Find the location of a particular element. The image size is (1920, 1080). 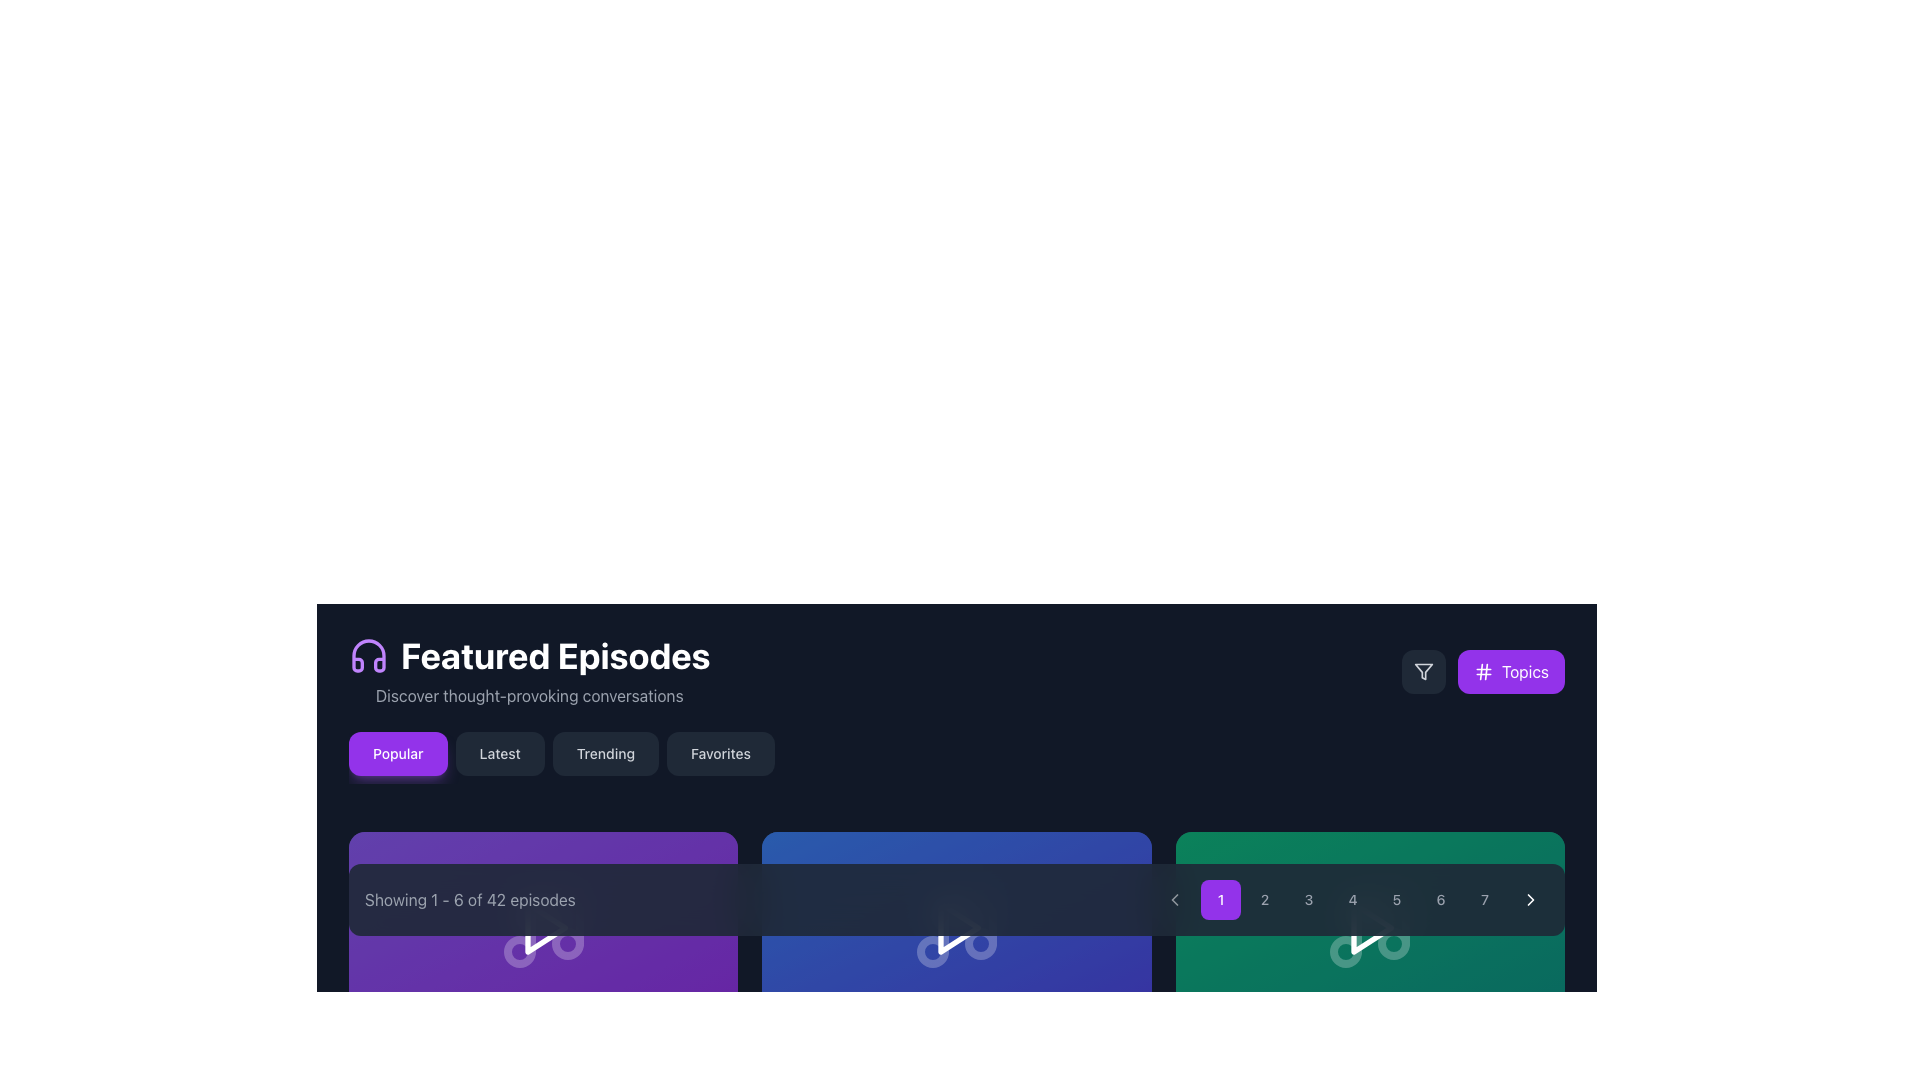

text of the non-interactive header labeled 'Featured Episodes' located at the top-left portion of the section is located at coordinates (529, 655).